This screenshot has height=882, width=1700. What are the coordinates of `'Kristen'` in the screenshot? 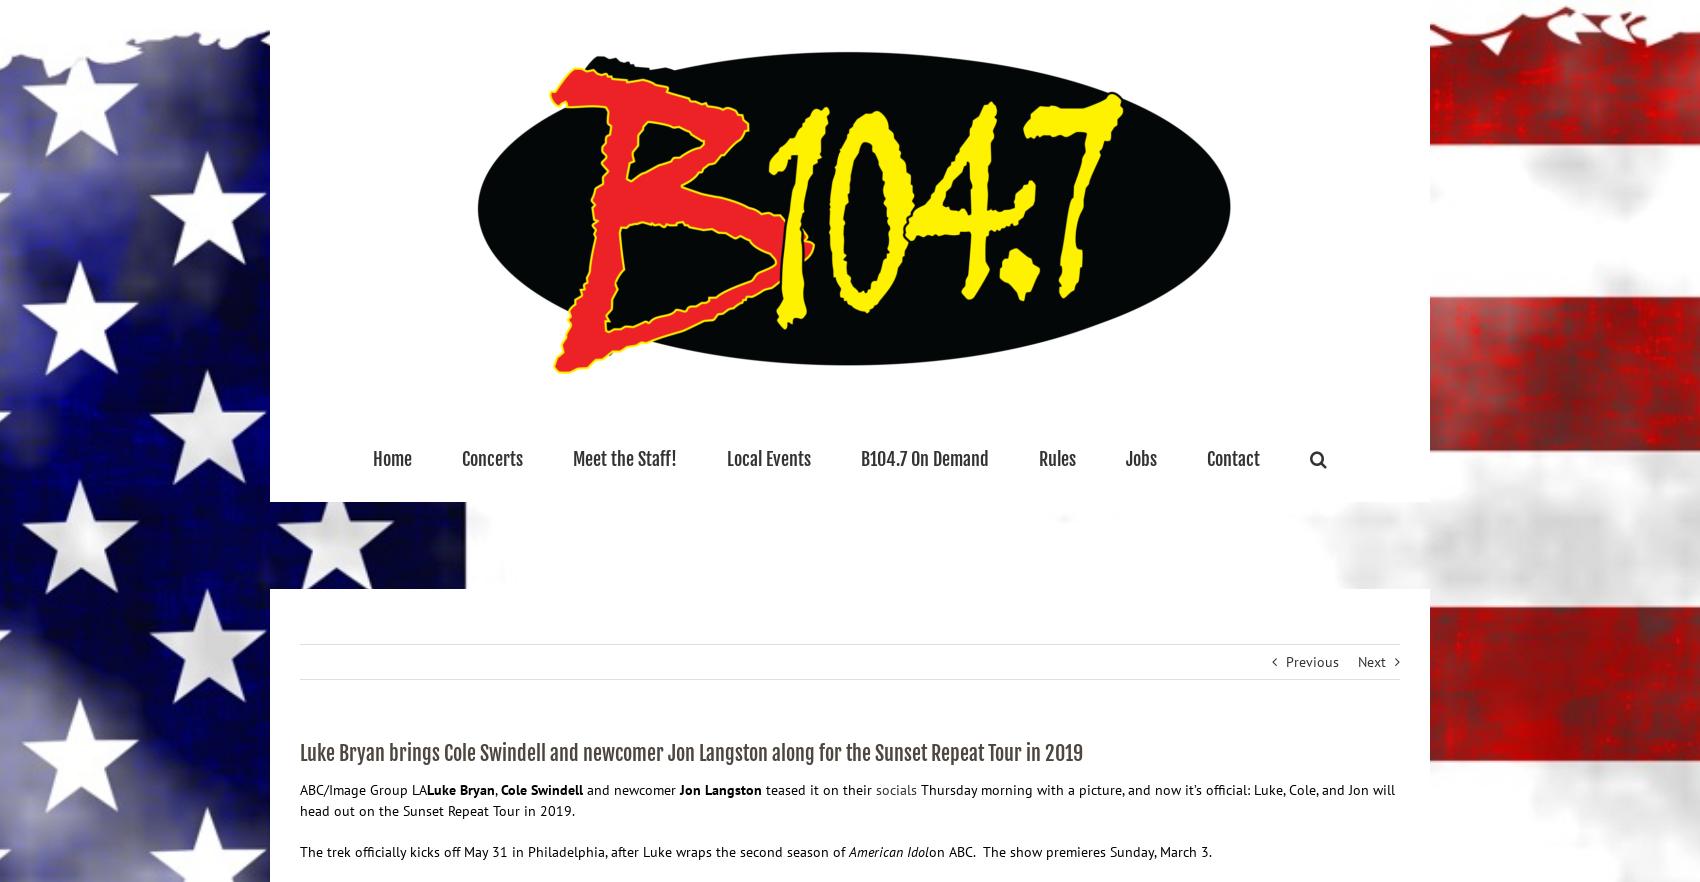 It's located at (611, 553).